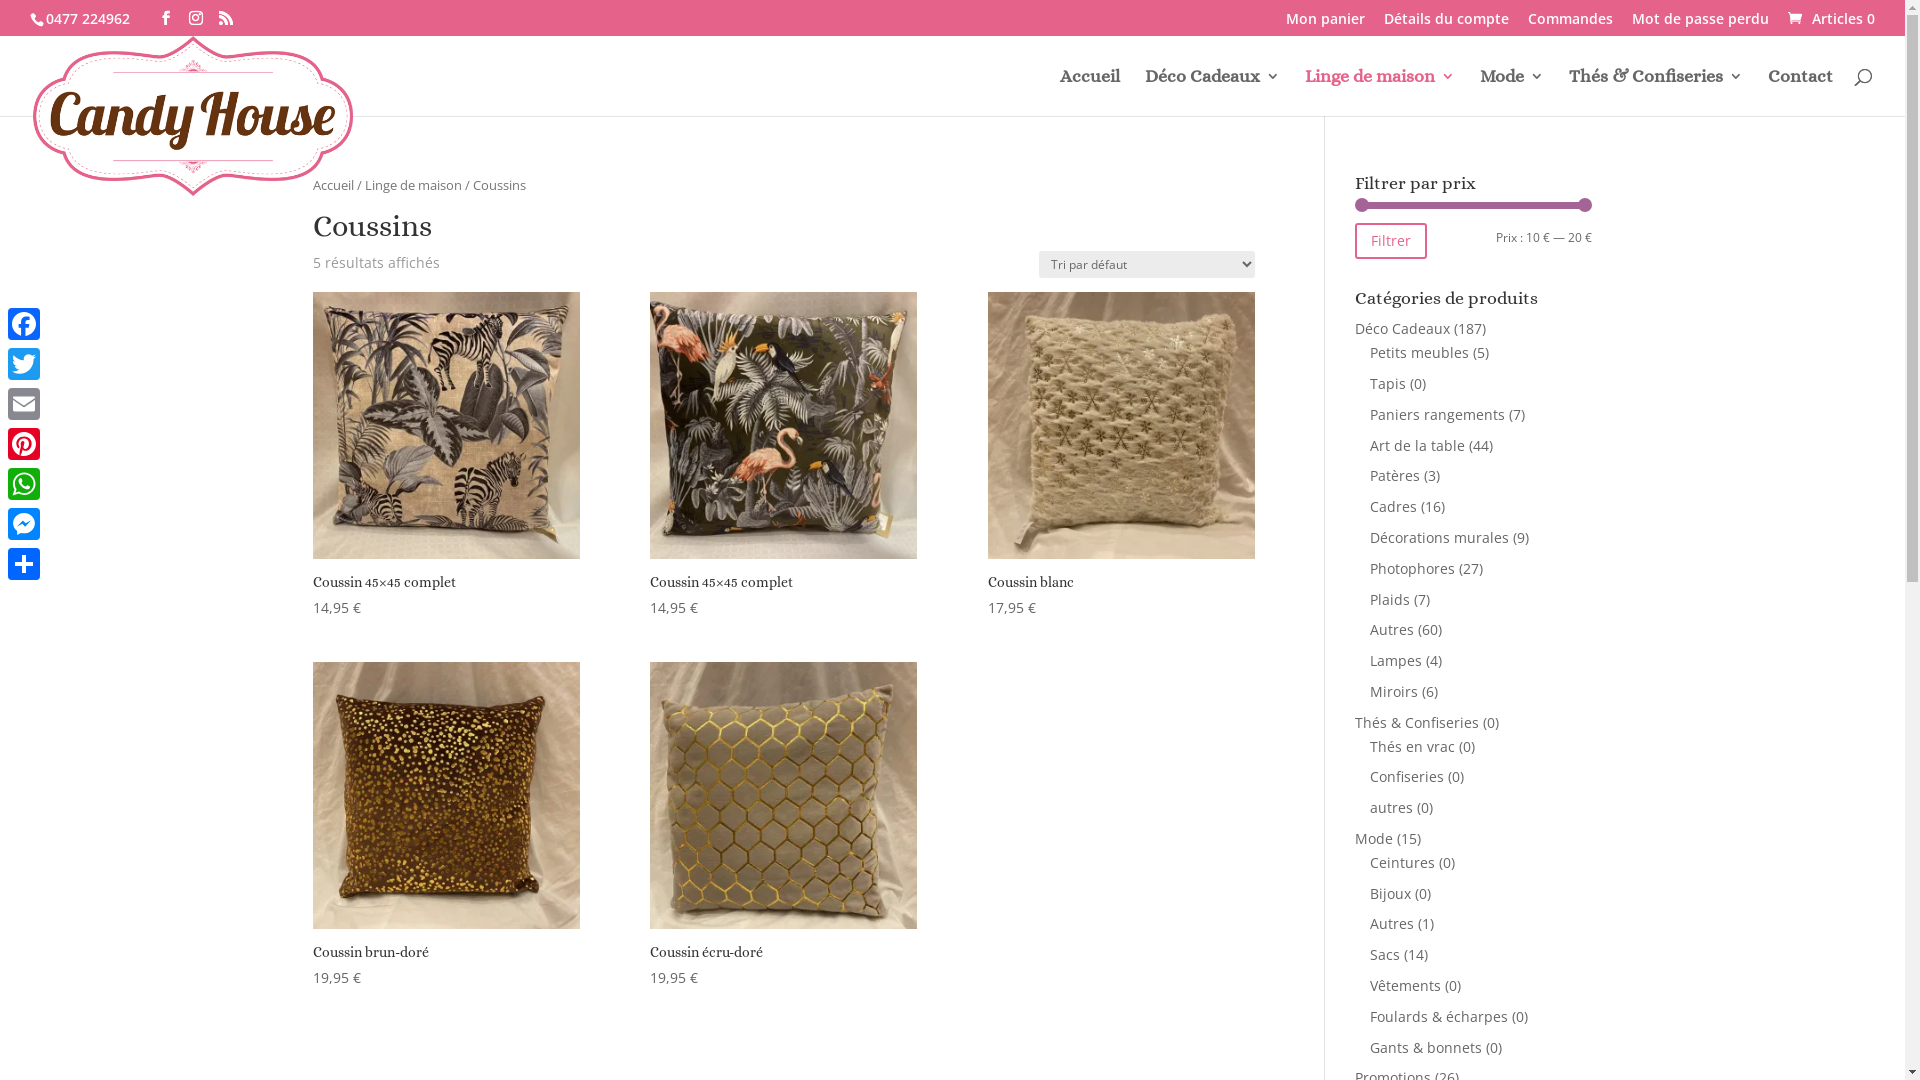  Describe the element at coordinates (1395, 660) in the screenshot. I see `'Lampes'` at that location.